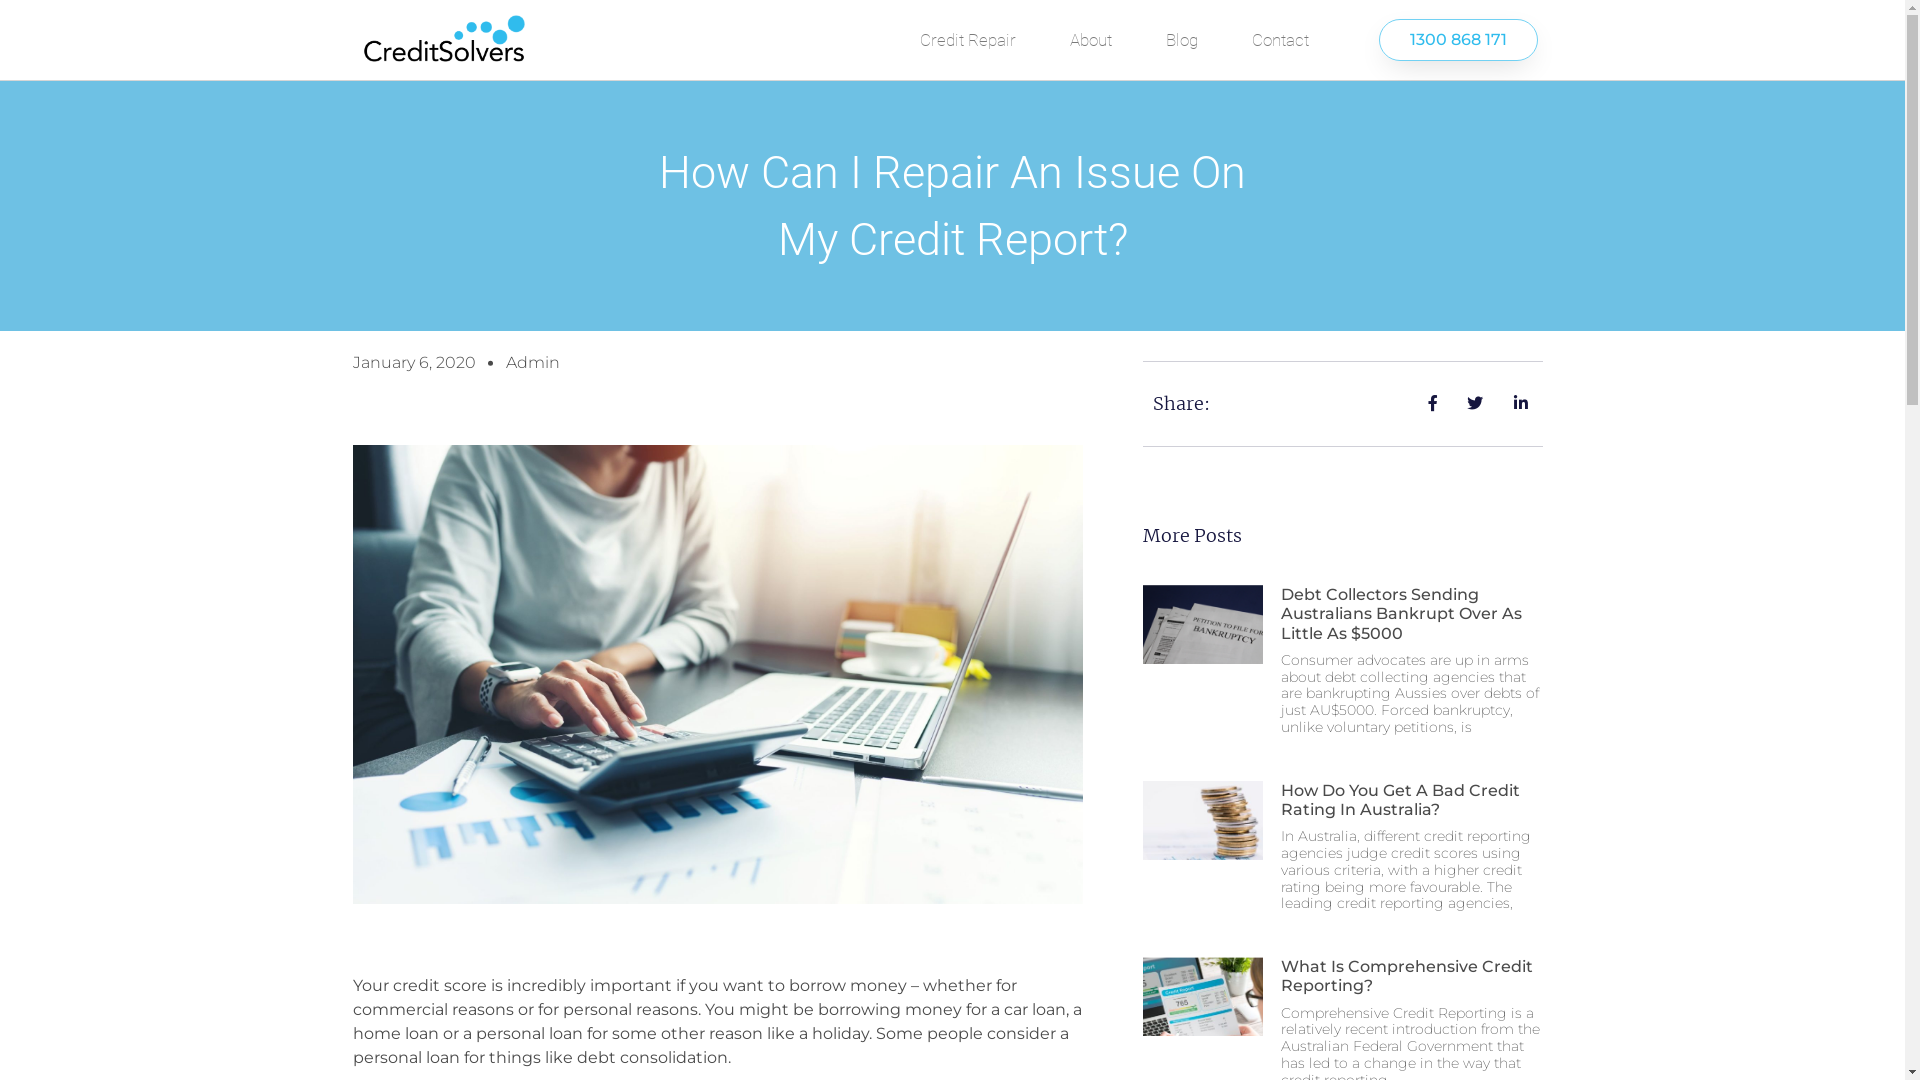 The image size is (1920, 1080). Describe the element at coordinates (891, 39) in the screenshot. I see `'Credit Repair'` at that location.